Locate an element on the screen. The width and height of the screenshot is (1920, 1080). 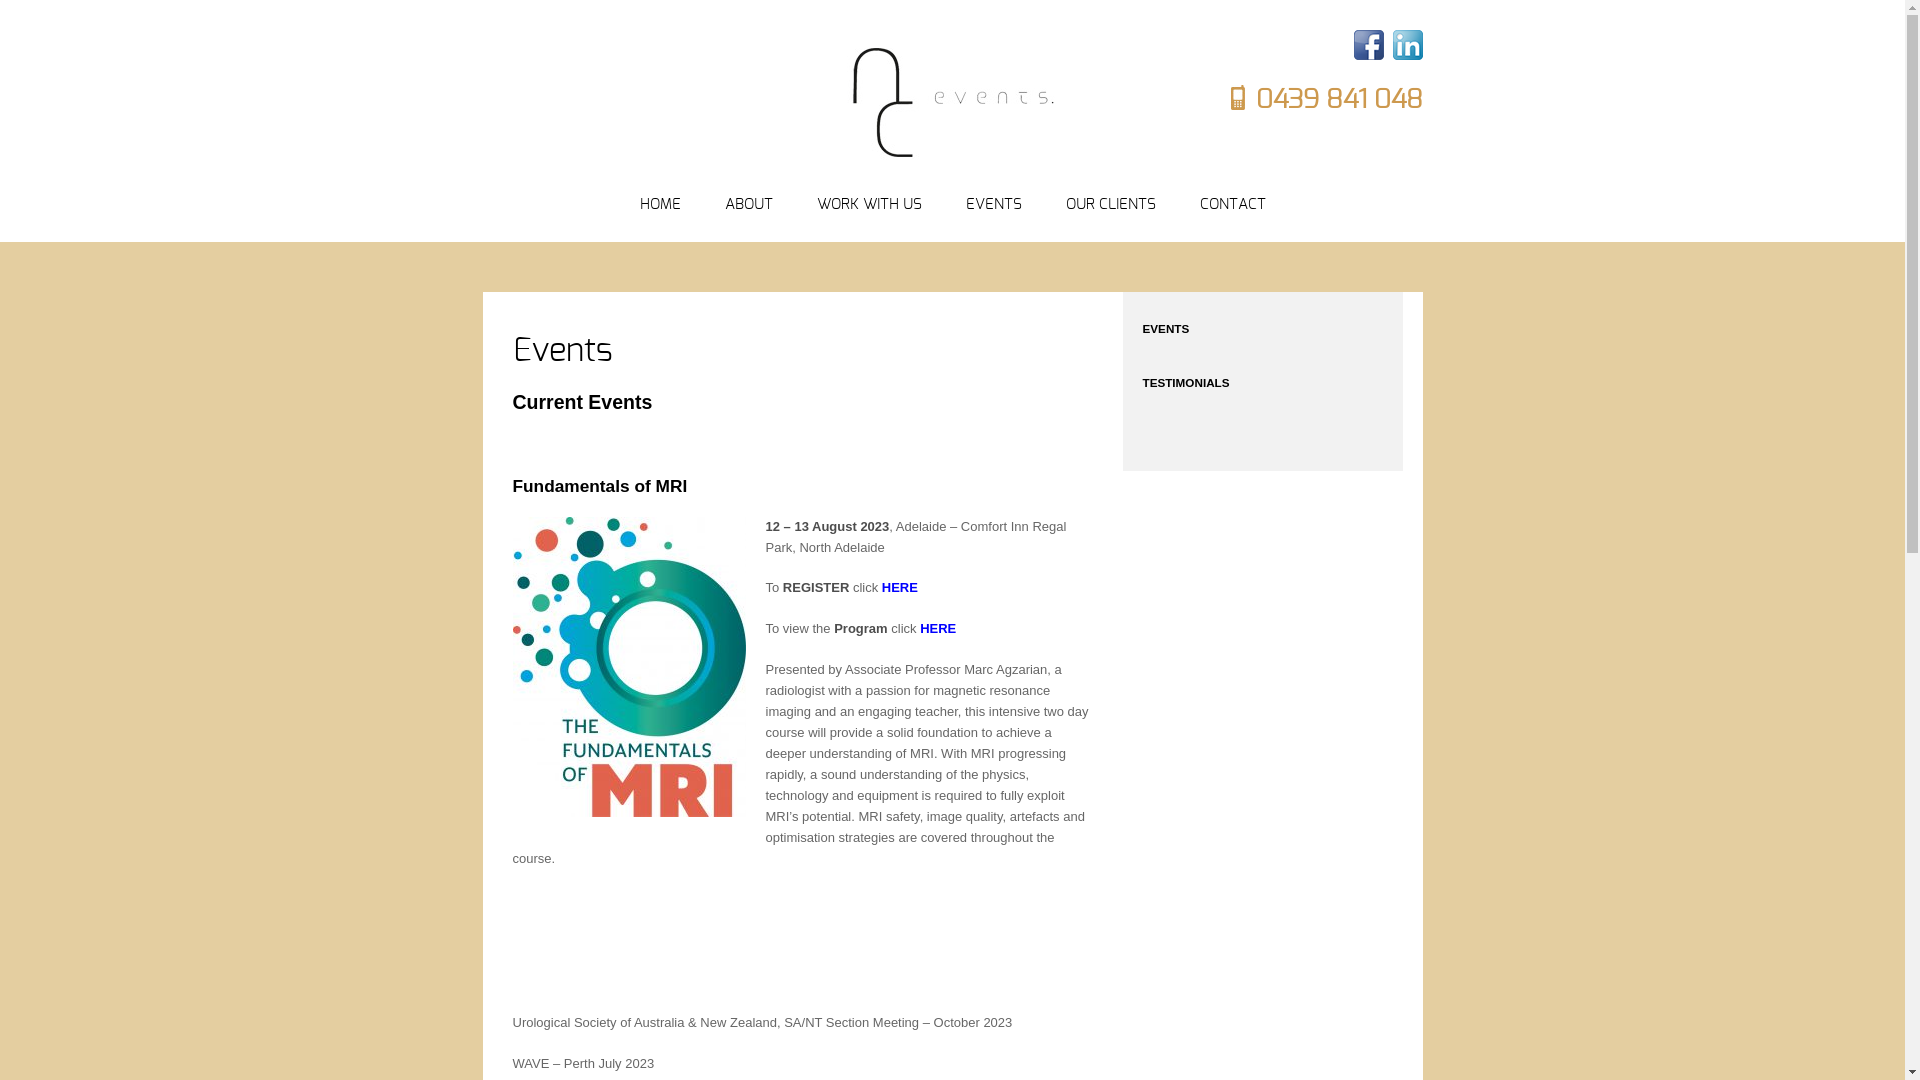
'Events' is located at coordinates (560, 350).